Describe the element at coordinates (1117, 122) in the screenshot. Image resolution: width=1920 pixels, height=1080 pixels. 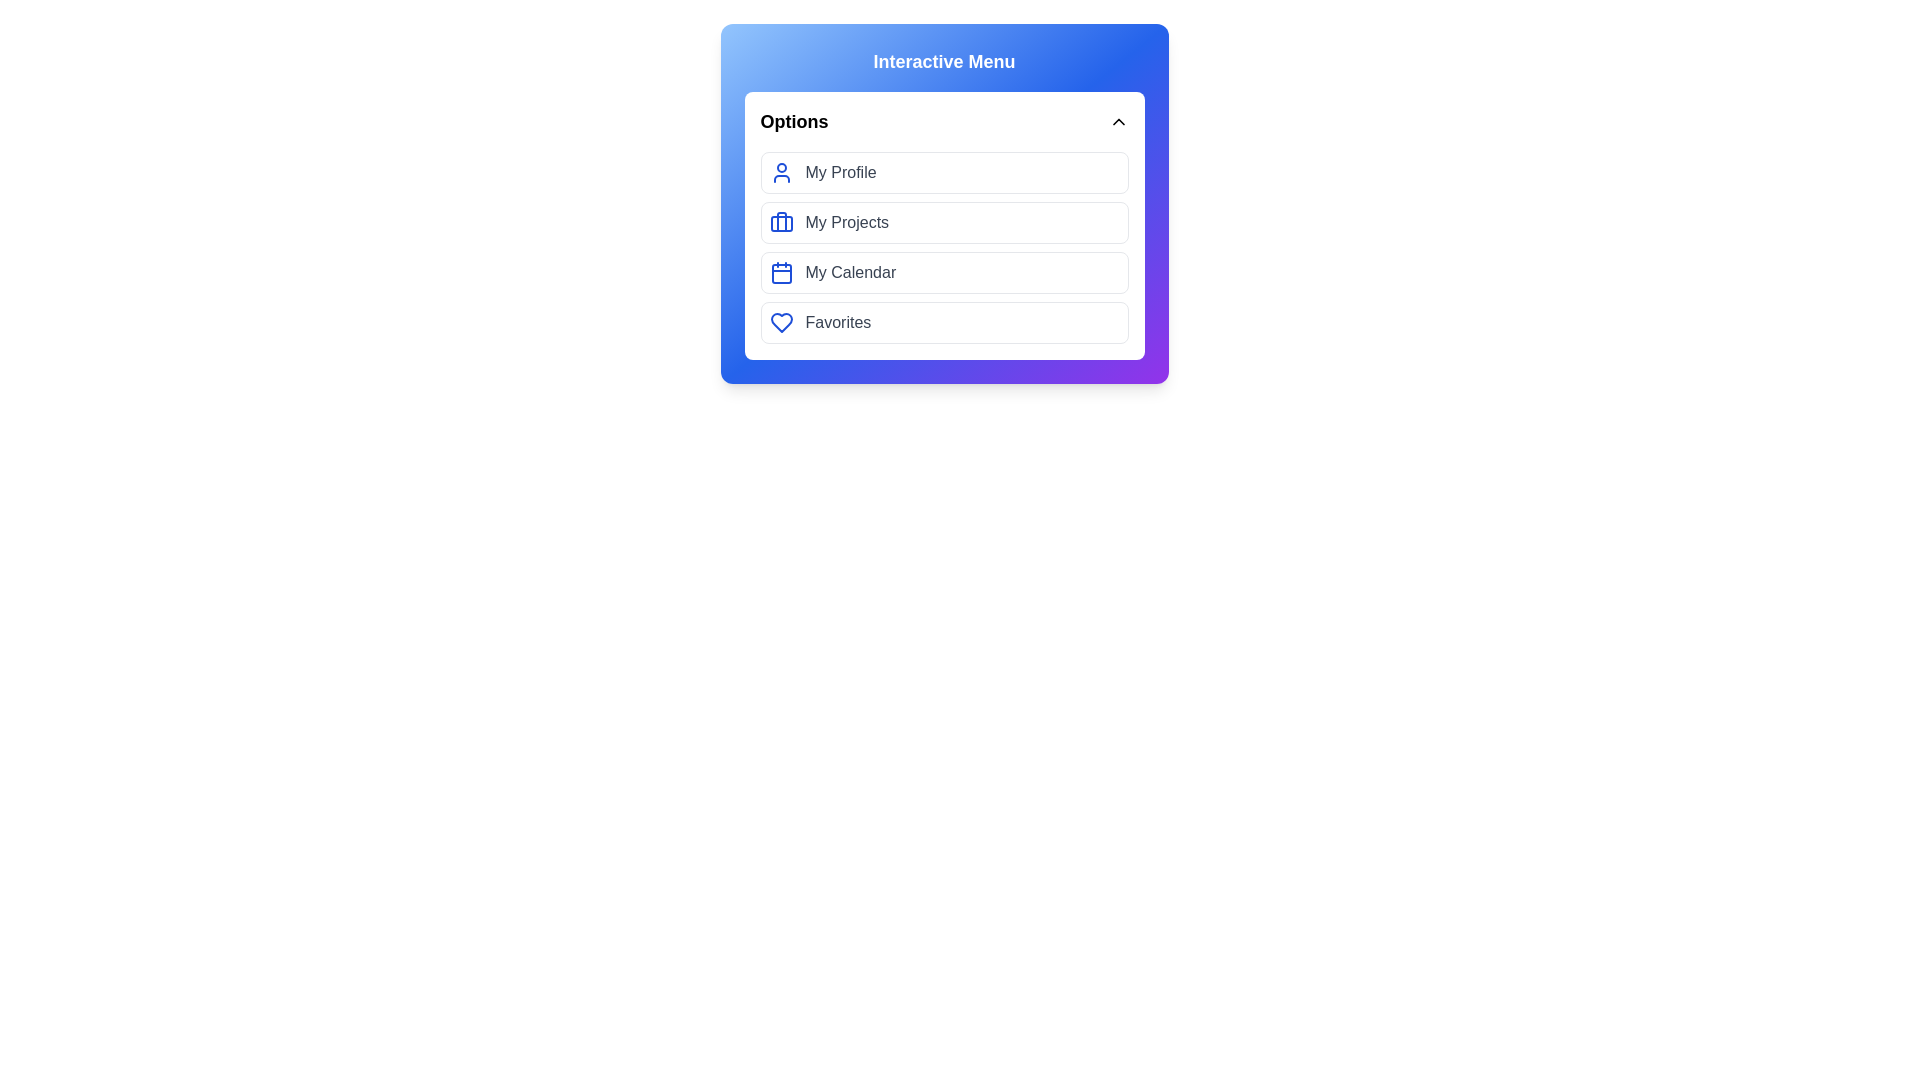
I see `the Chevron-Up icon located to the right of the 'Options' text in the upper section of the interface panel` at that location.